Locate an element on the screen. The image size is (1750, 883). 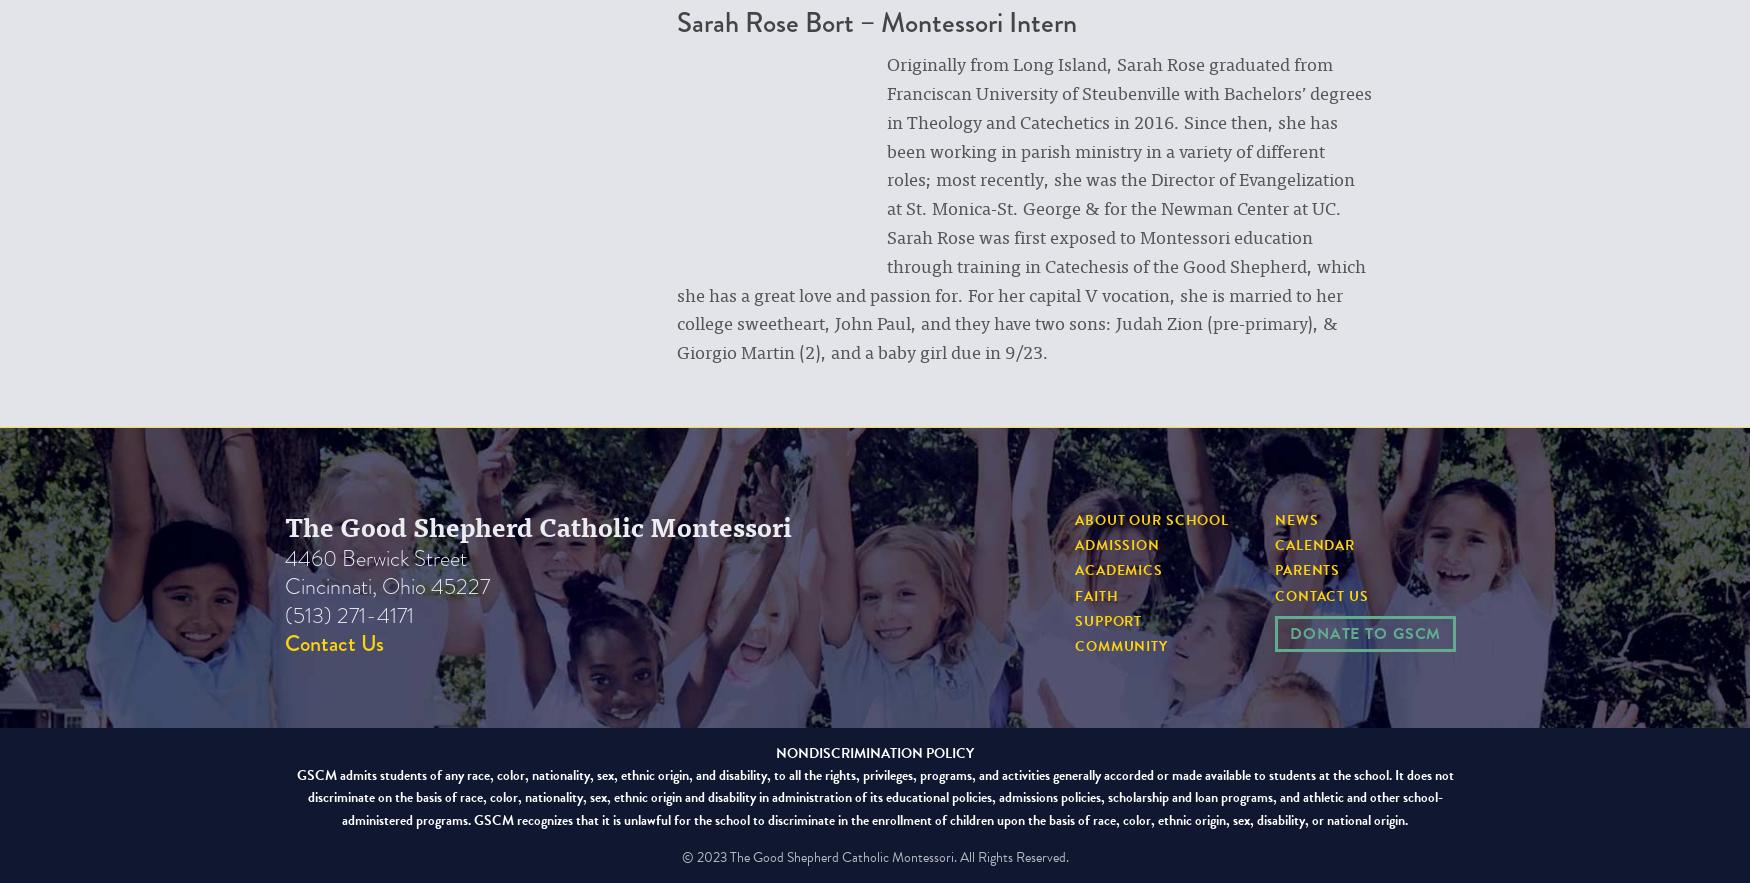
'Cincinnati, Ohio 45227' is located at coordinates (386, 585).